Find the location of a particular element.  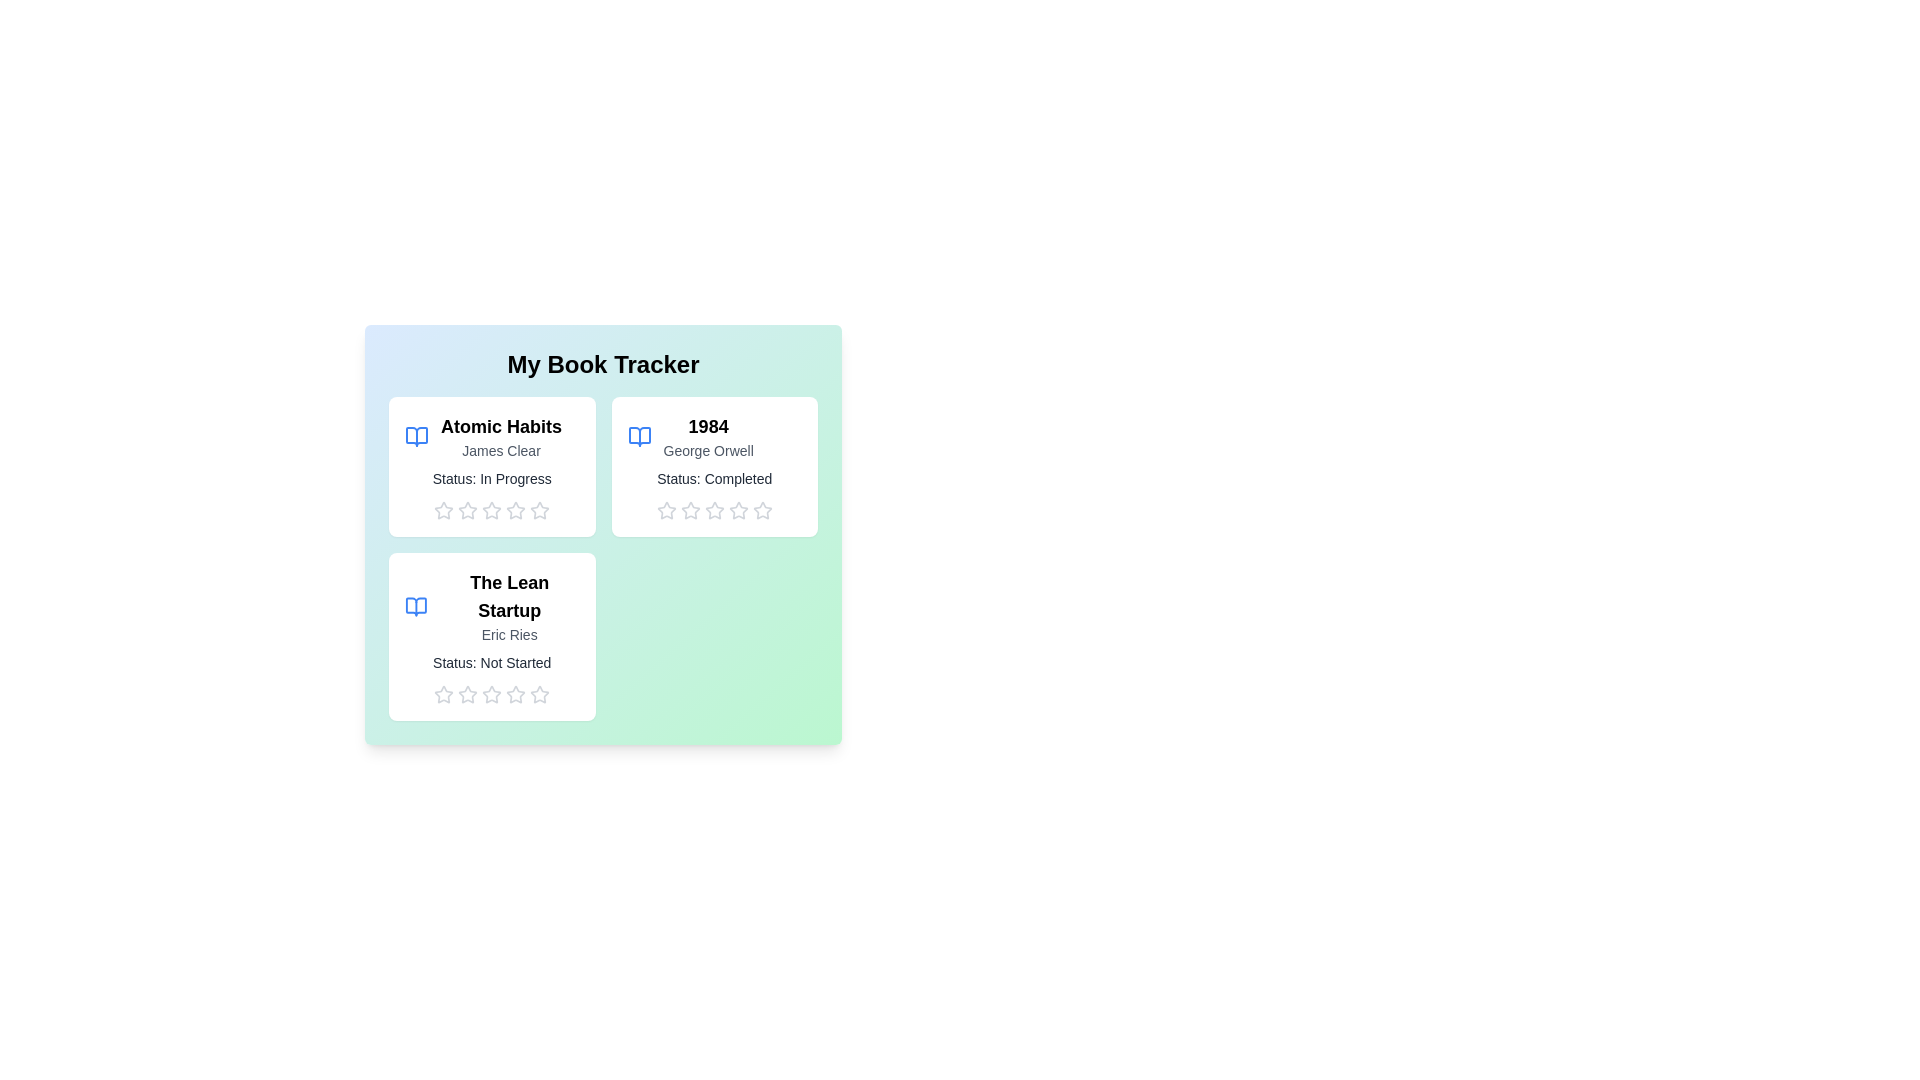

the rating for a book to 2 stars is located at coordinates (457, 509).